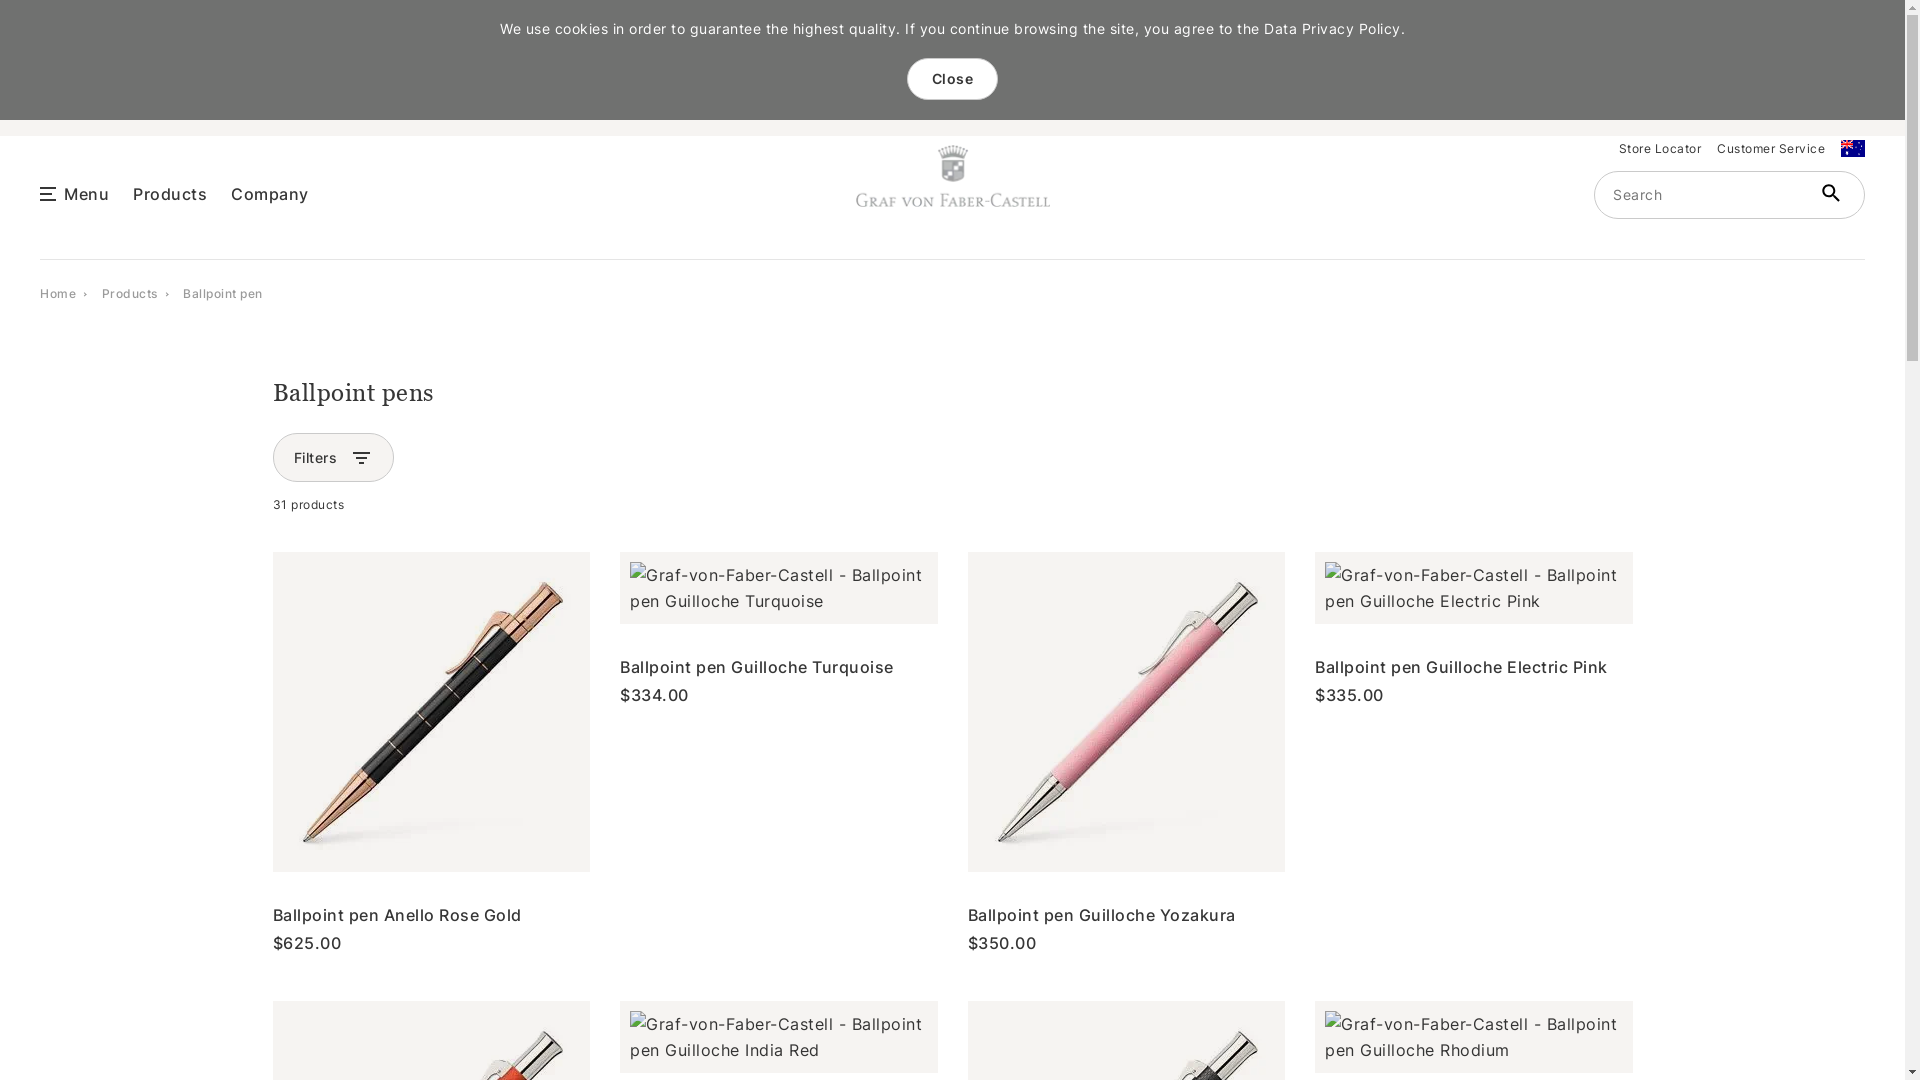 The height and width of the screenshot is (1080, 1920). I want to click on 'Company', so click(230, 192).